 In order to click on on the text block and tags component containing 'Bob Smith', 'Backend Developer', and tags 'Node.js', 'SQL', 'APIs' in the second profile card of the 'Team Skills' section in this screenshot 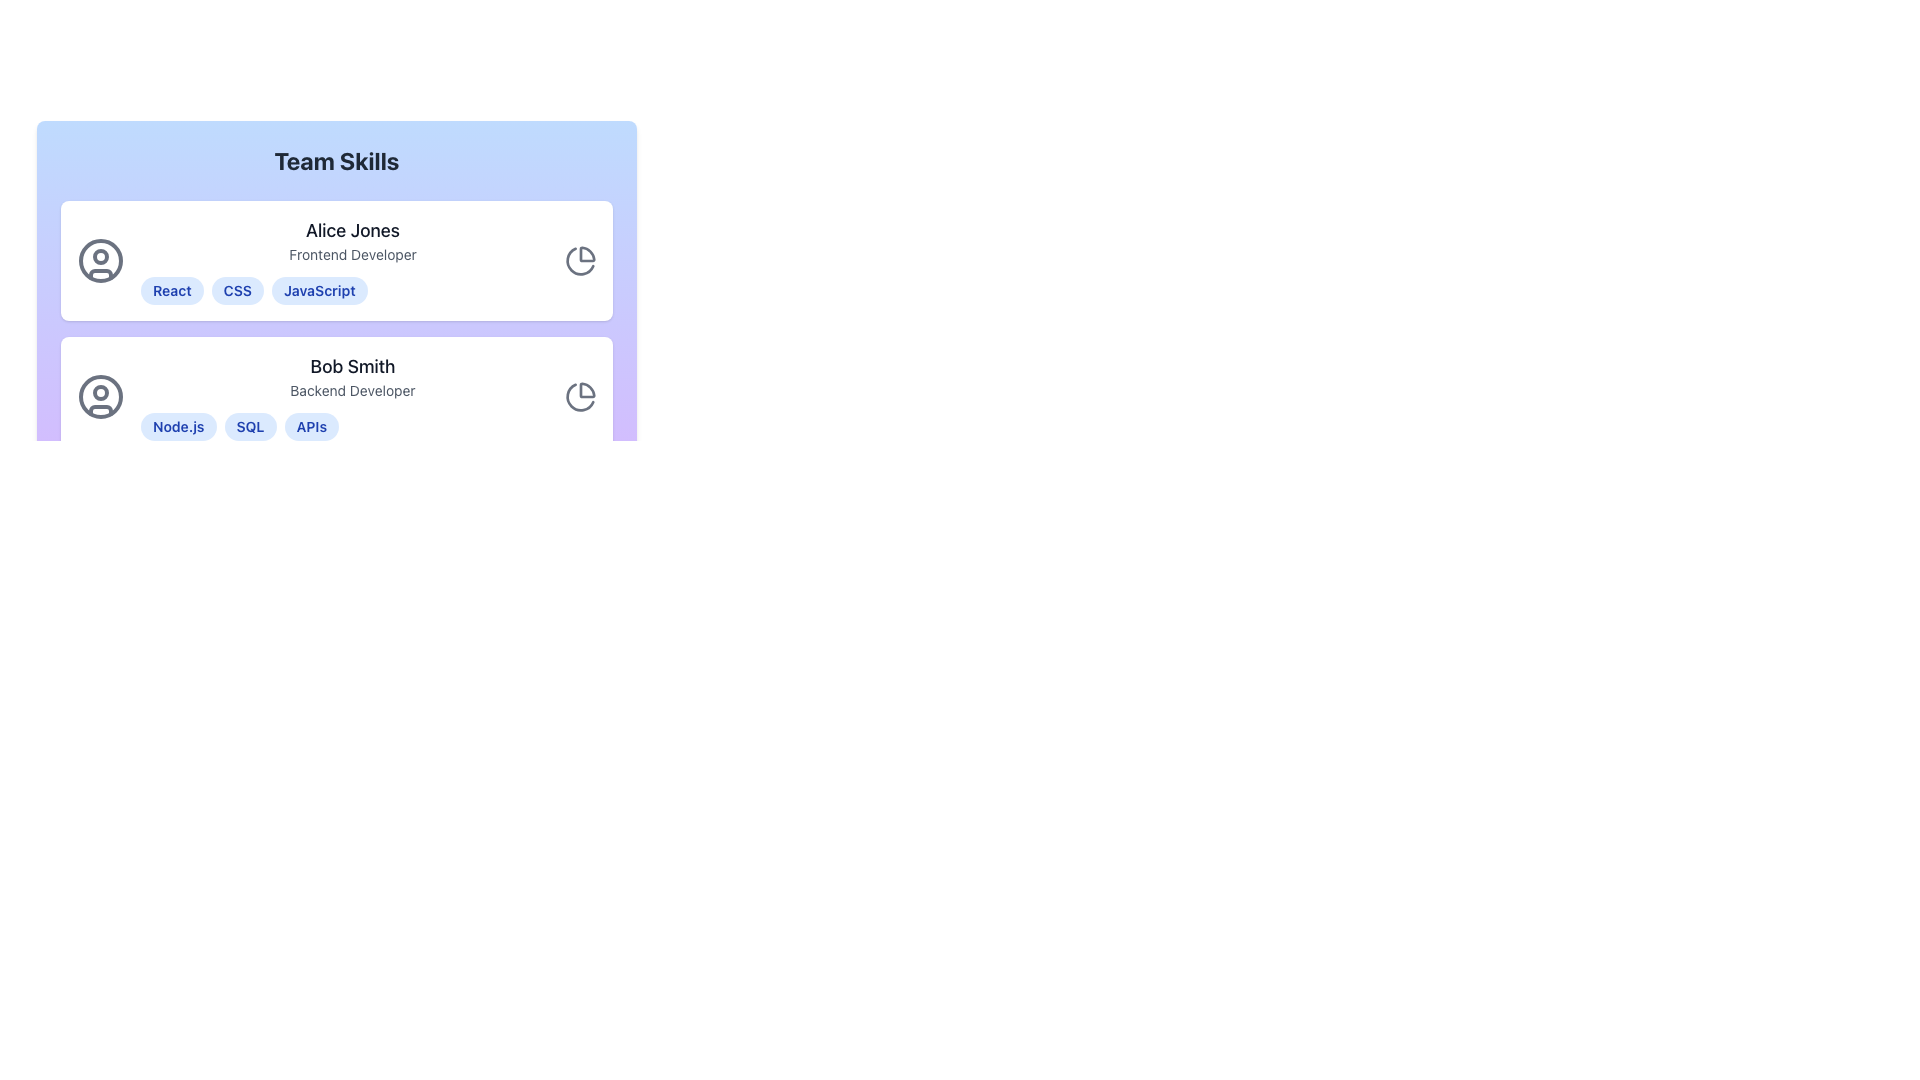, I will do `click(353, 397)`.